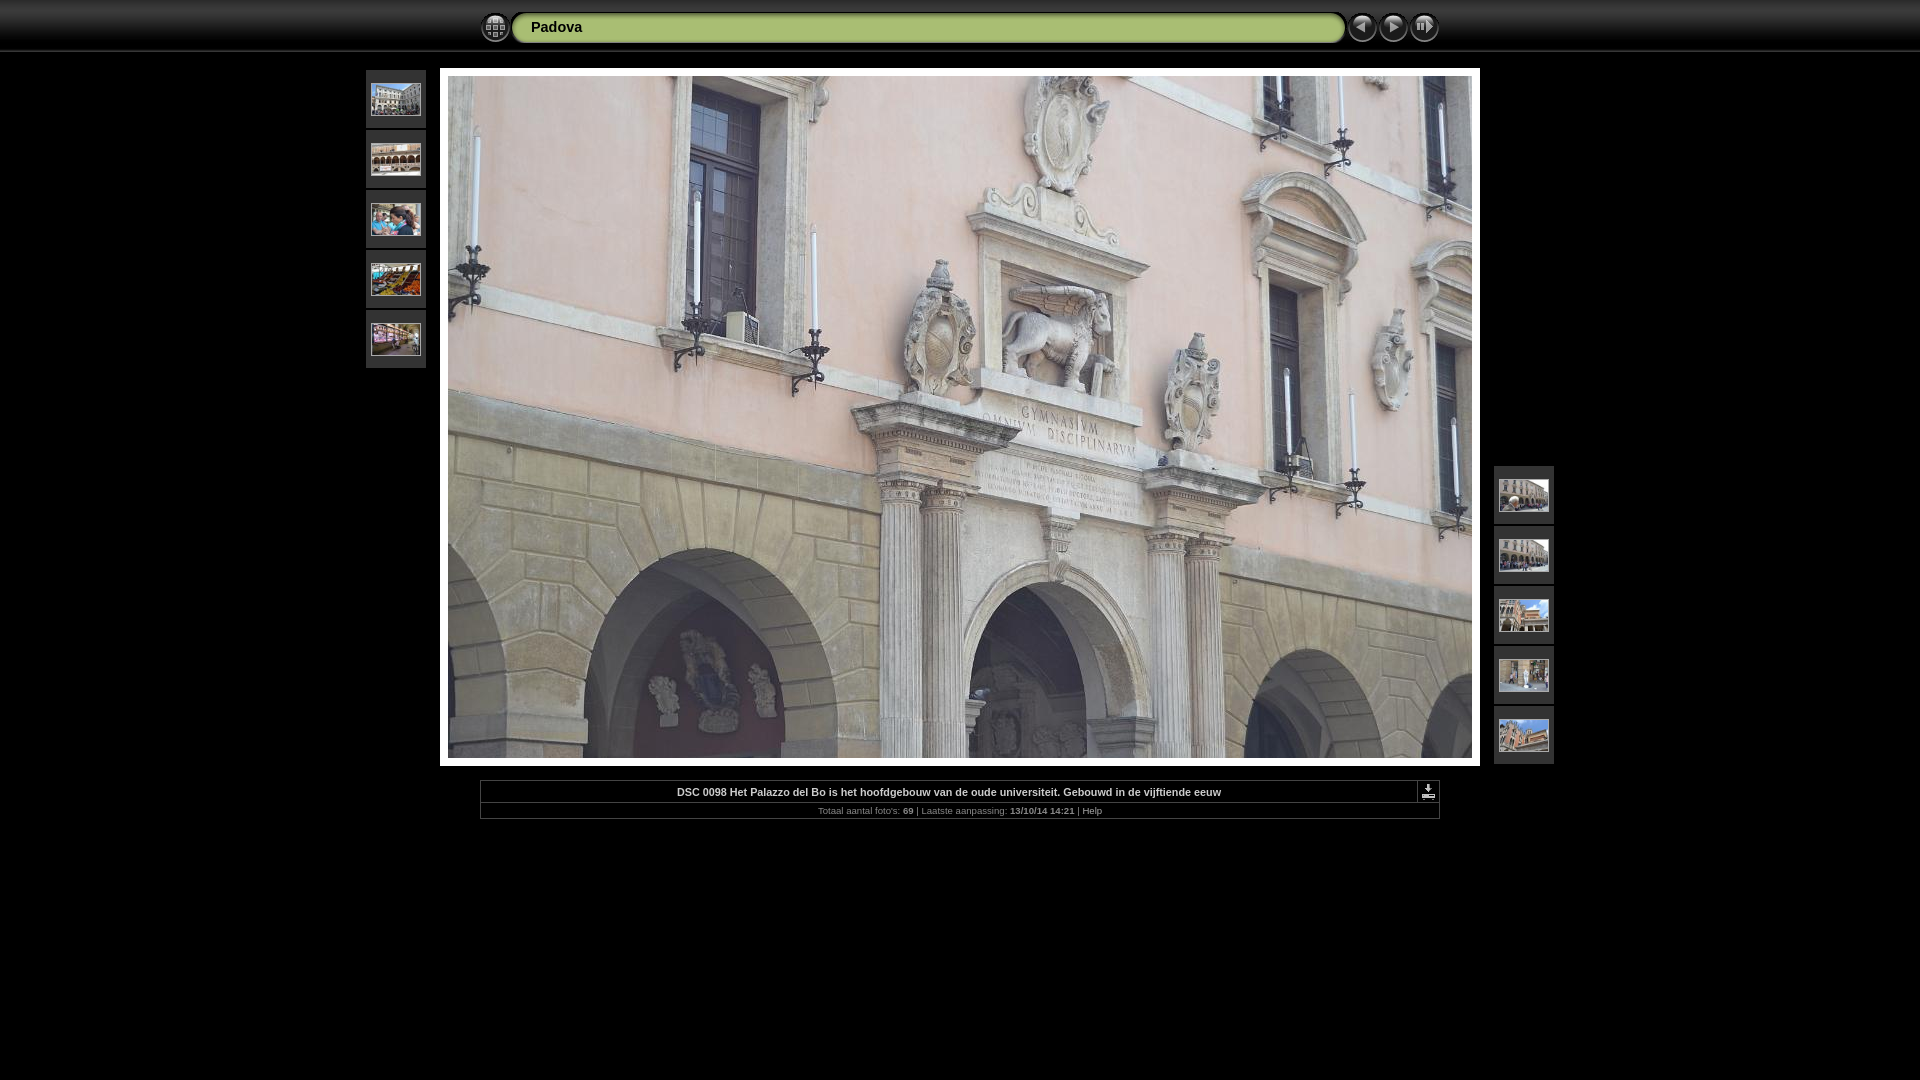  Describe the element at coordinates (1361, 27) in the screenshot. I see `' Vorige foto '` at that location.